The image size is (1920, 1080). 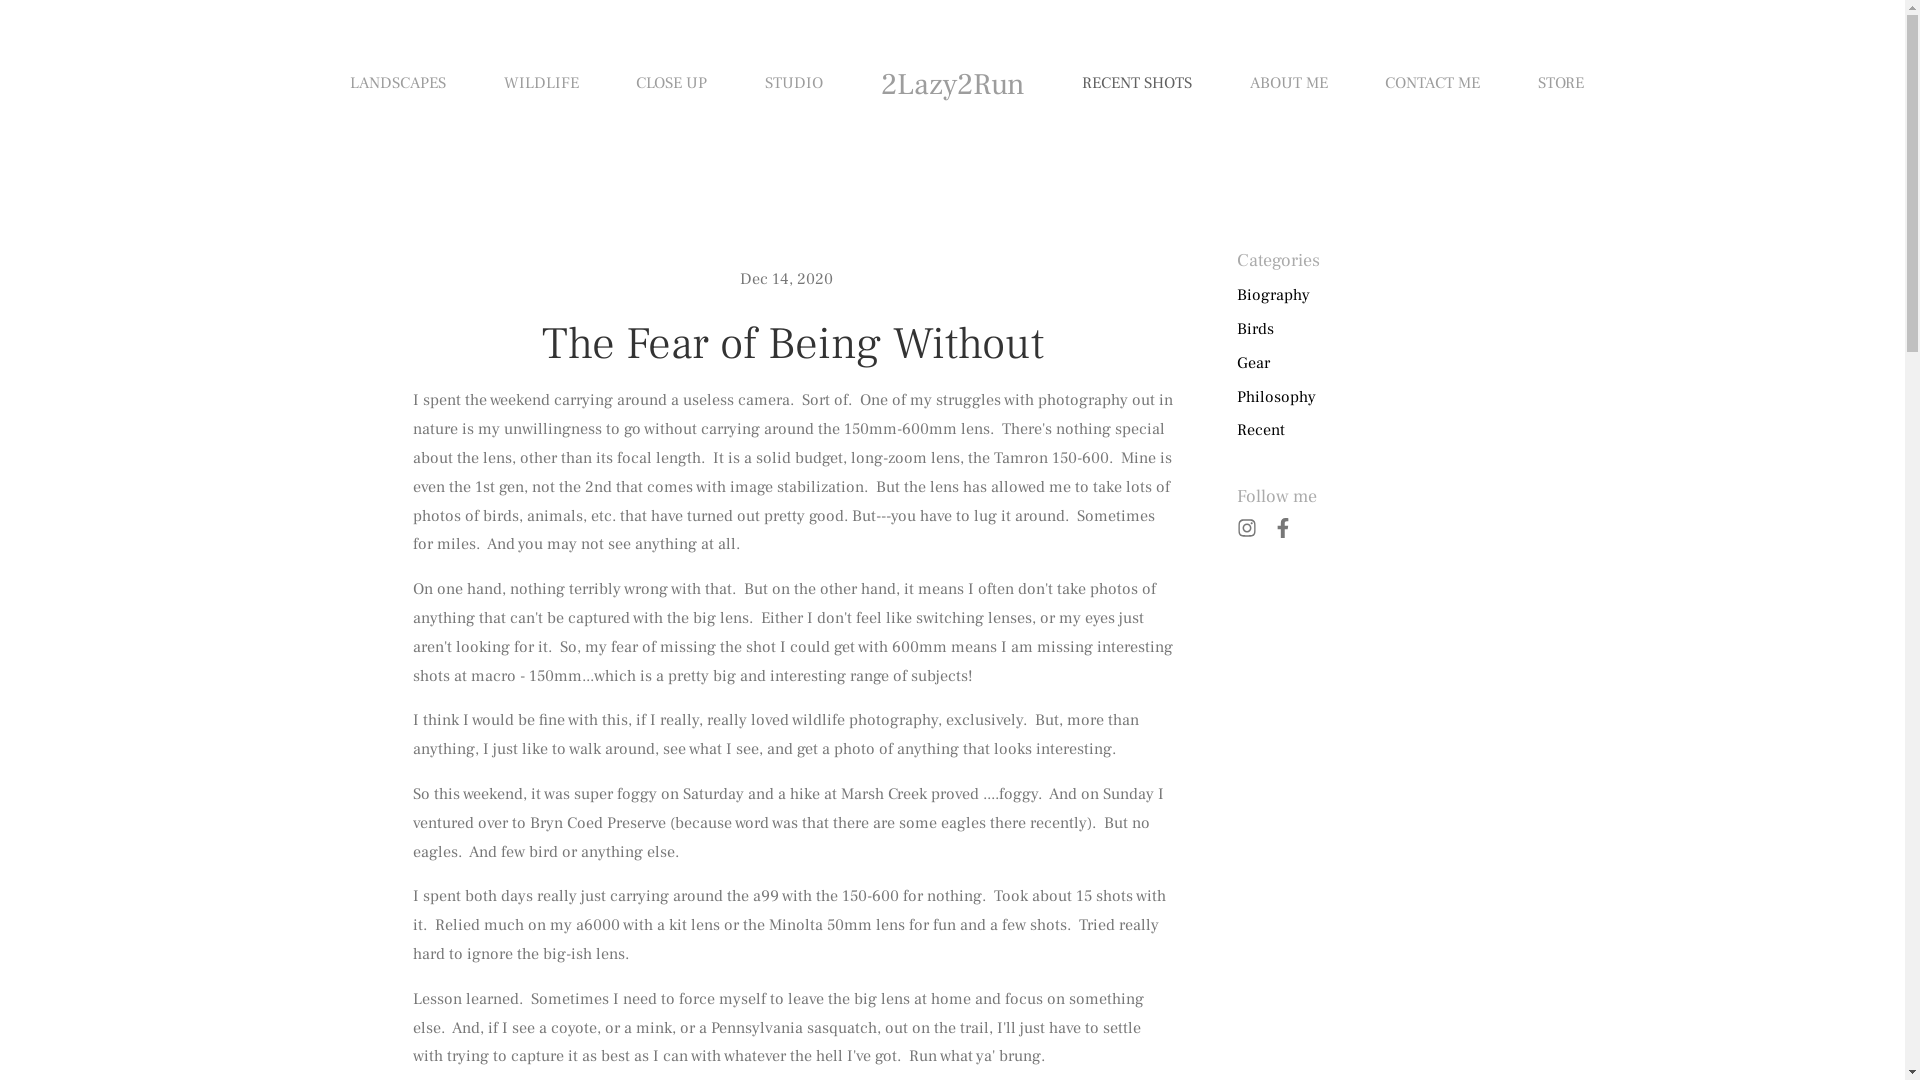 I want to click on 'LANDSCAPES', so click(x=350, y=83).